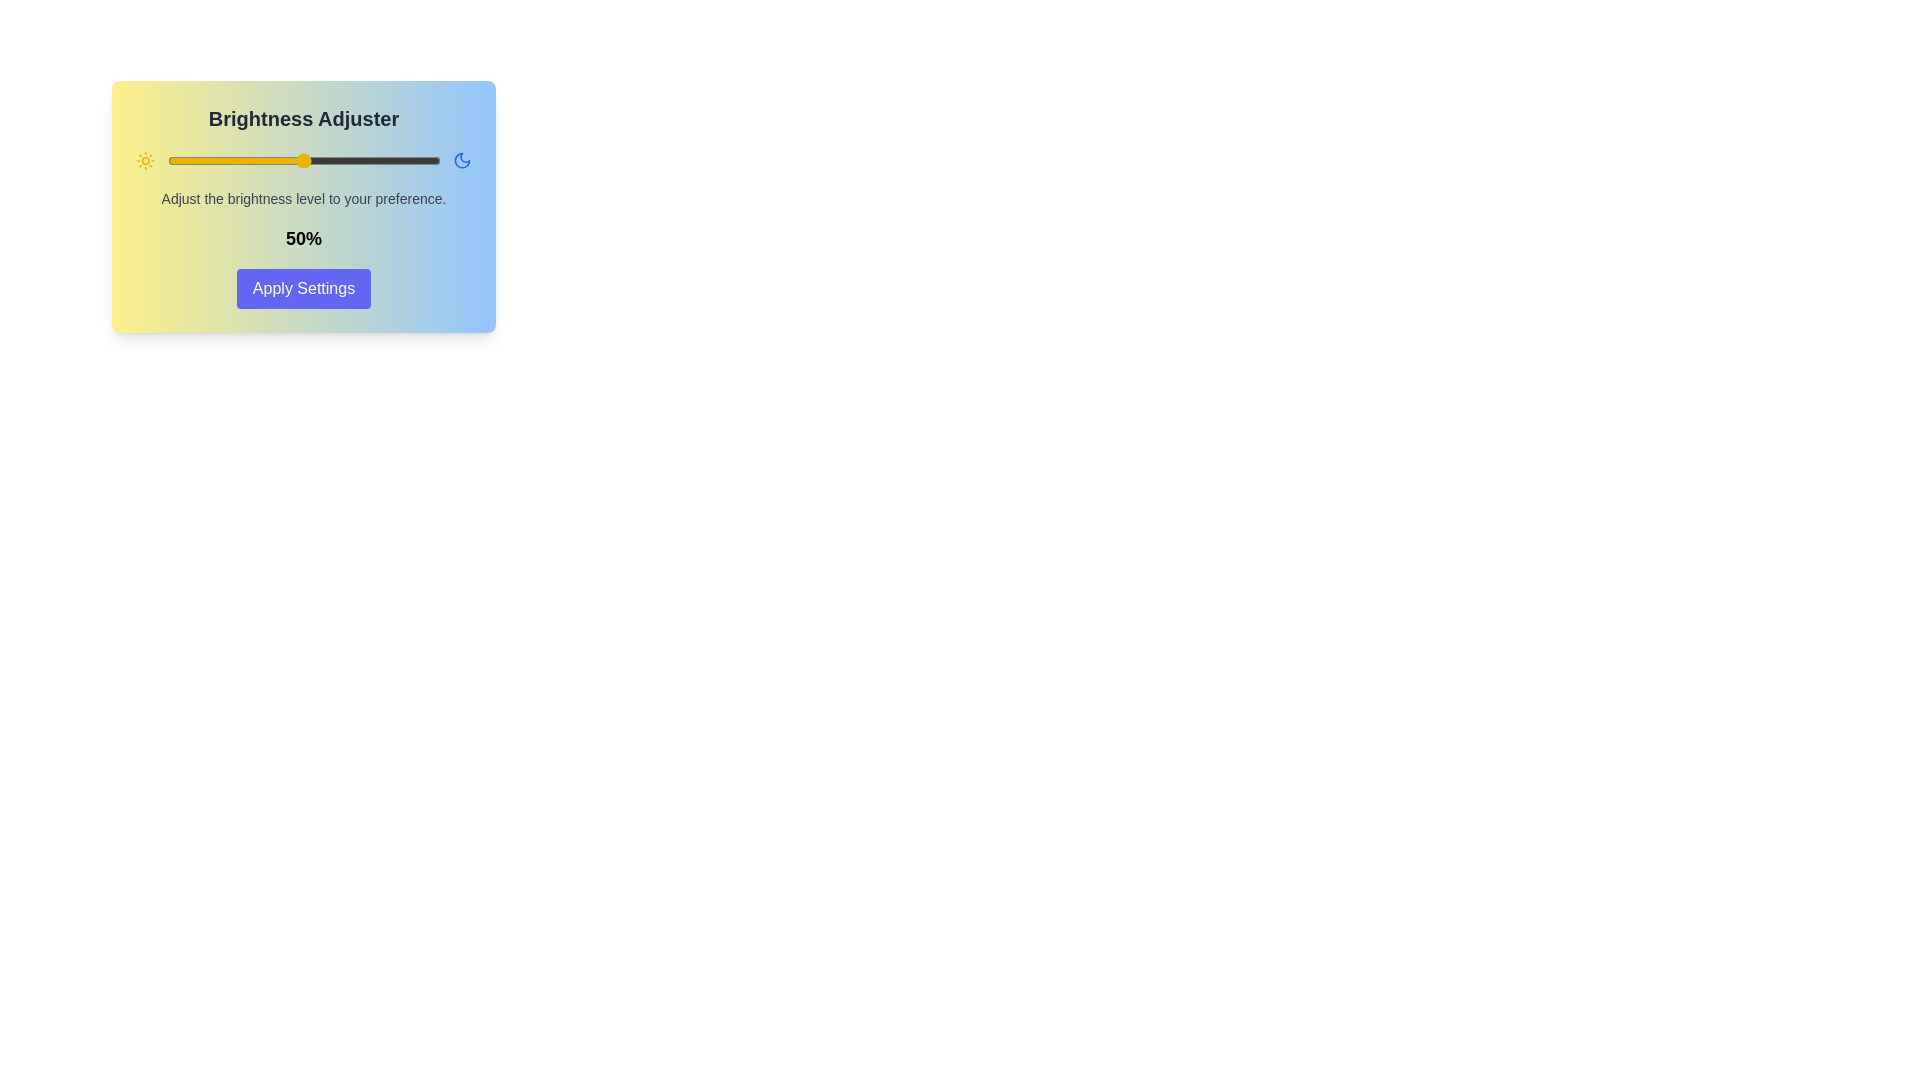  What do you see at coordinates (406, 160) in the screenshot?
I see `the brightness slider to 88%` at bounding box center [406, 160].